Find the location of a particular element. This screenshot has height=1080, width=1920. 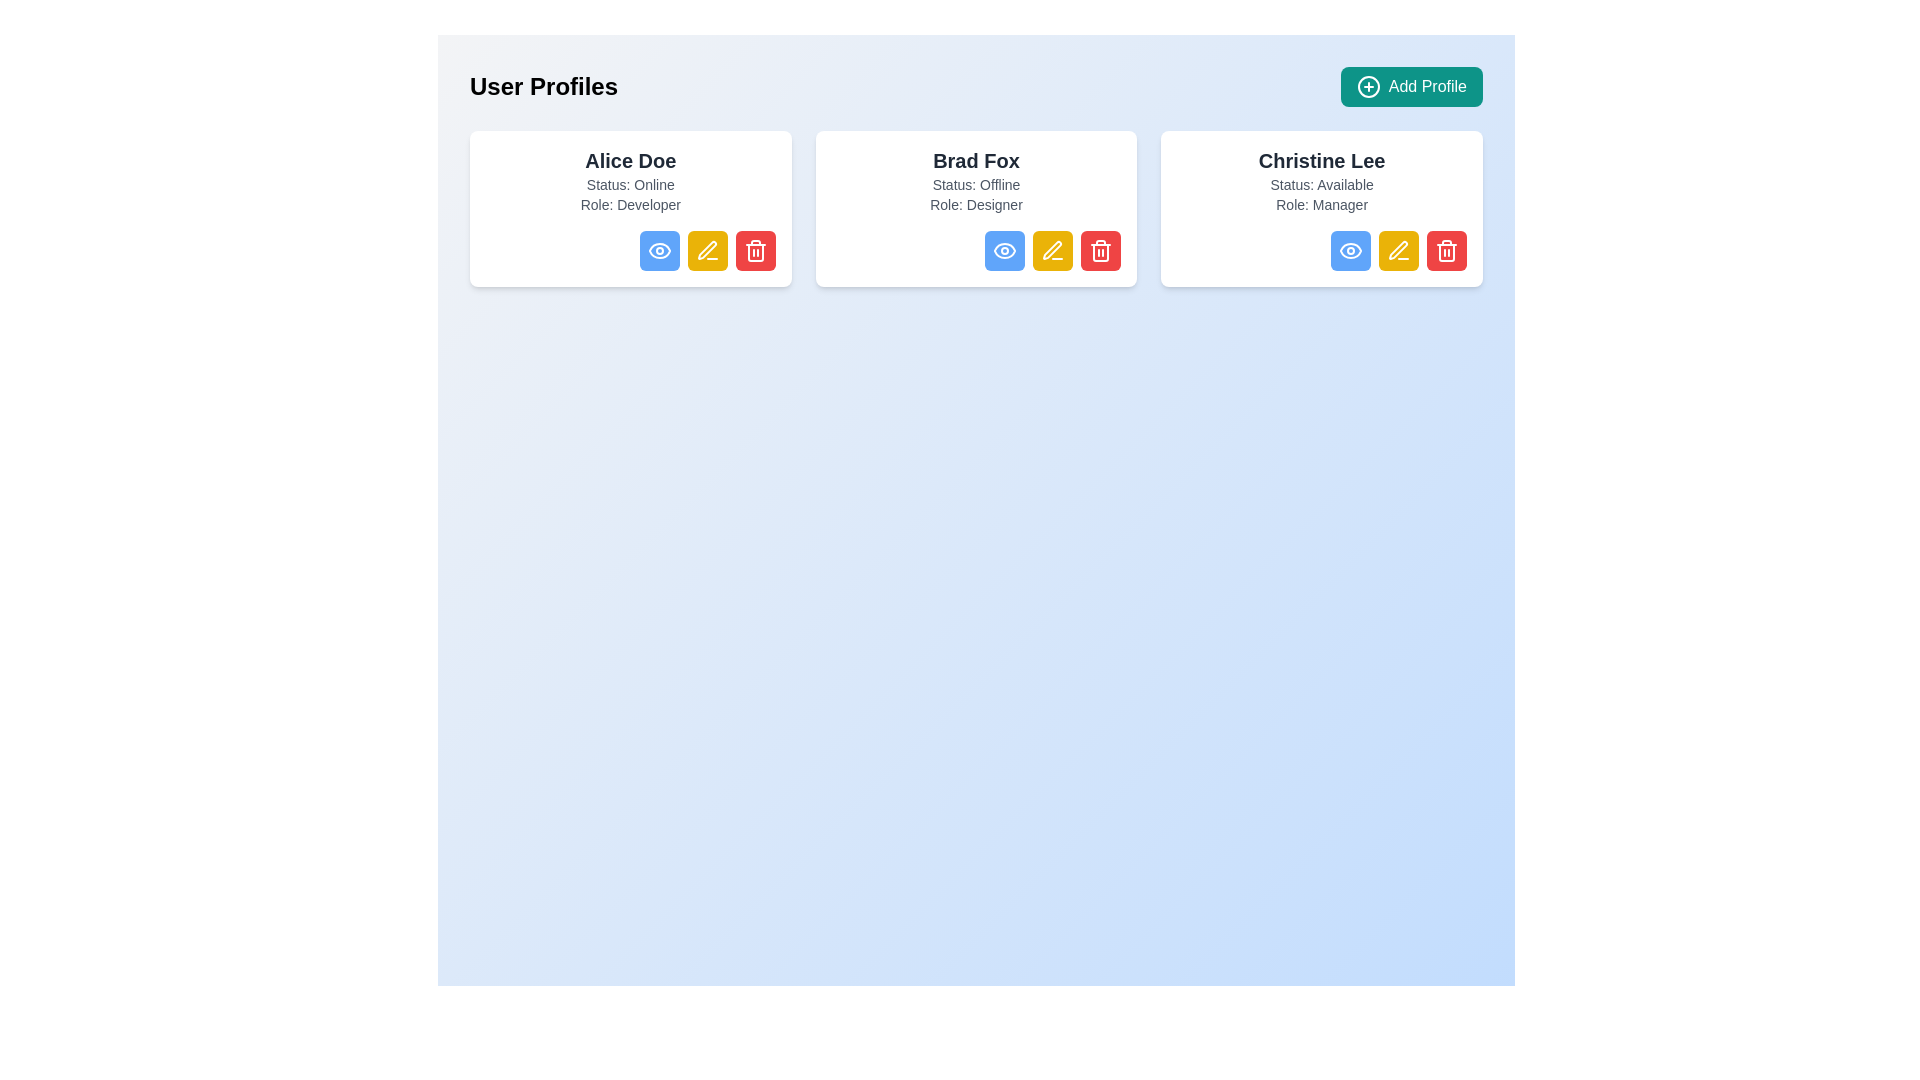

the deletion icon button located at the bottom-right corner of the 'Brad Fox' profile card is located at coordinates (1100, 249).